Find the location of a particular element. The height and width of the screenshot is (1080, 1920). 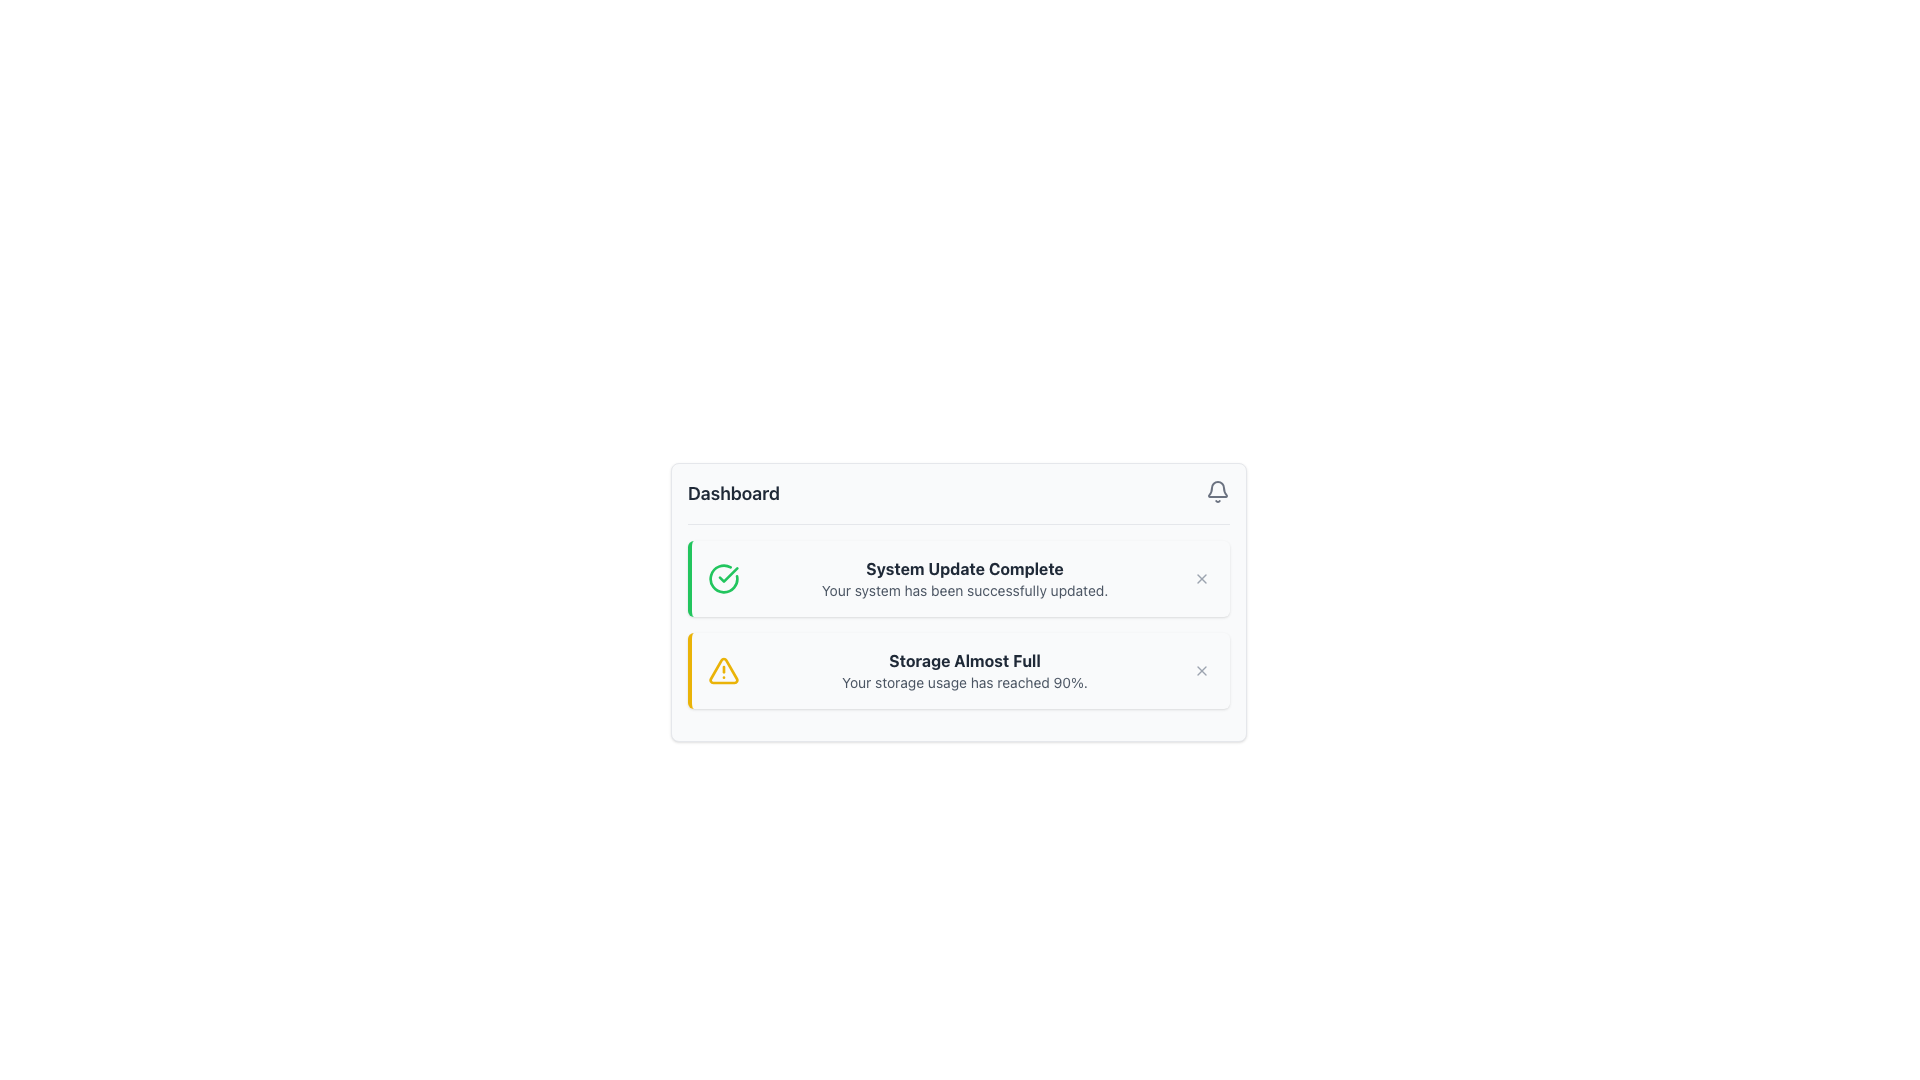

the Close Button Icon, which resembles an 'X' and is located in the lower notification panel is located at coordinates (1200, 671).